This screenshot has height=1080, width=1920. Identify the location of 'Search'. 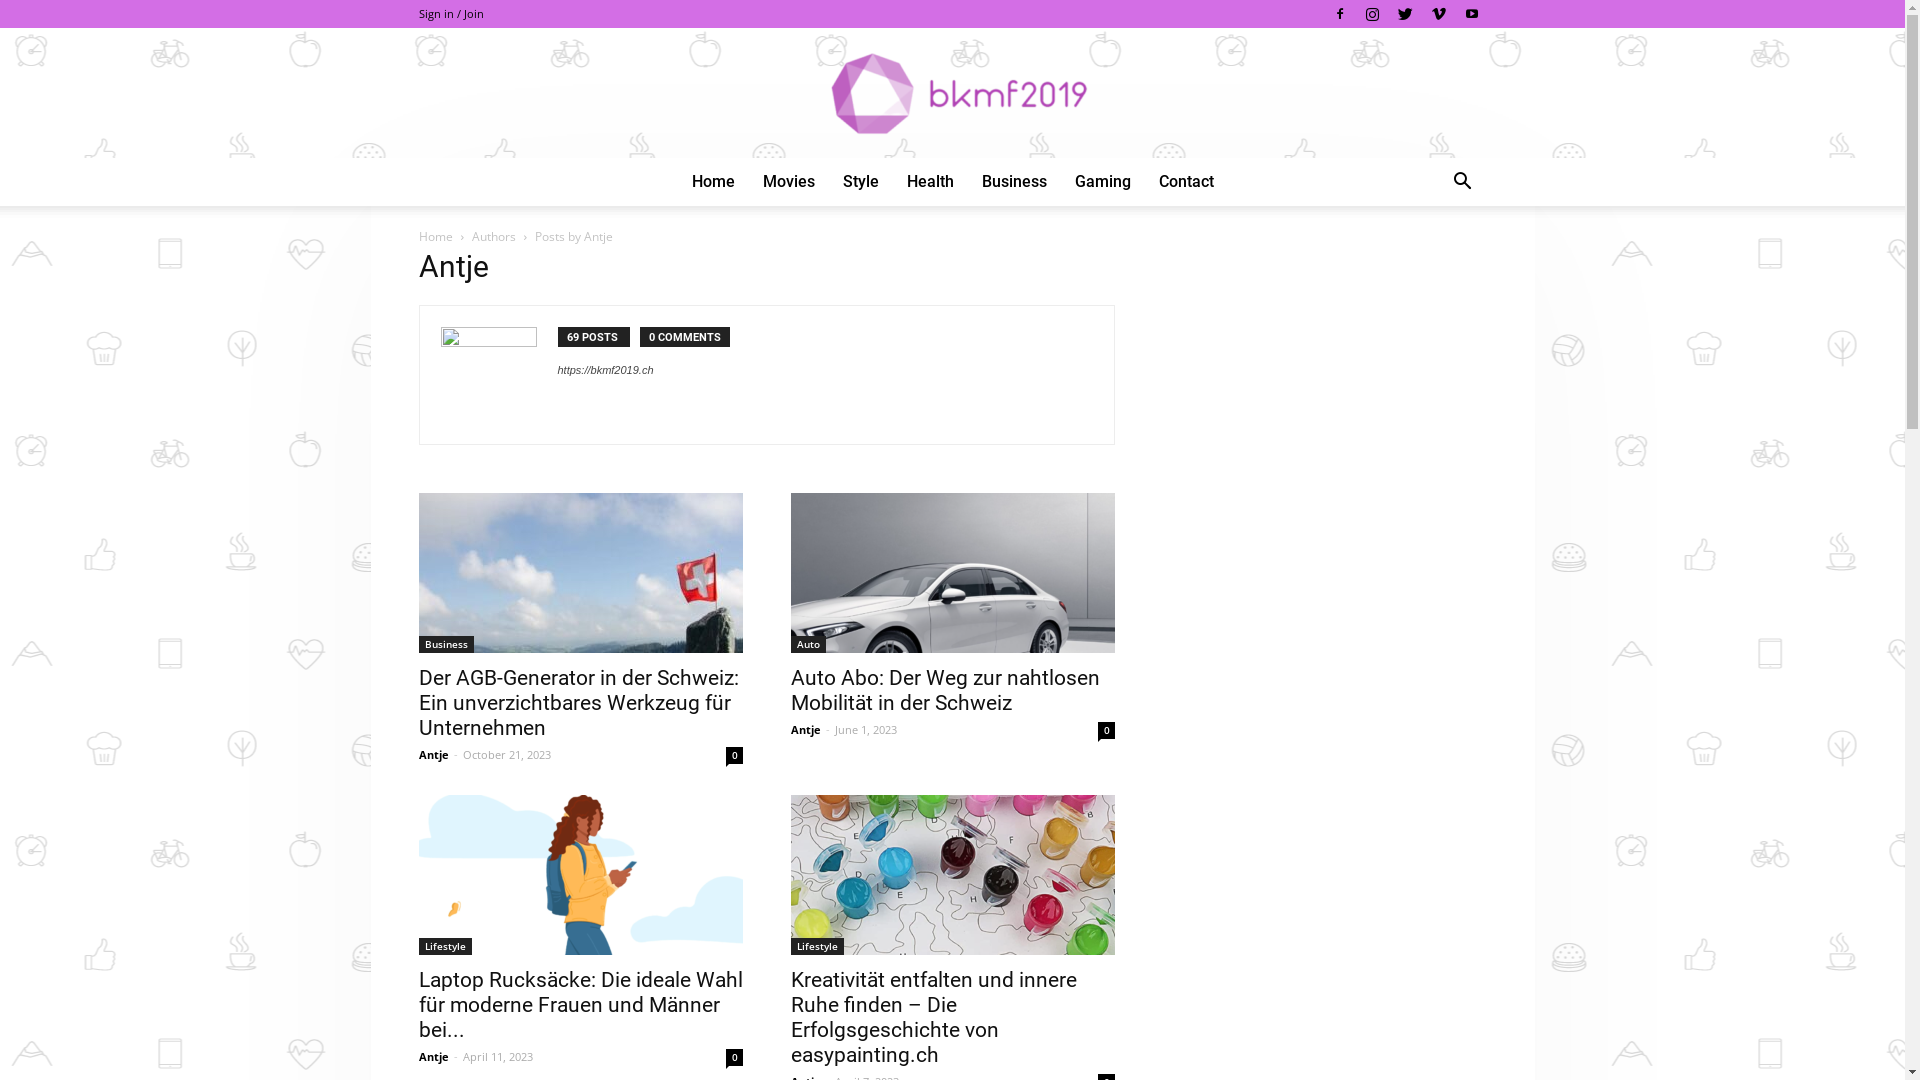
(1395, 261).